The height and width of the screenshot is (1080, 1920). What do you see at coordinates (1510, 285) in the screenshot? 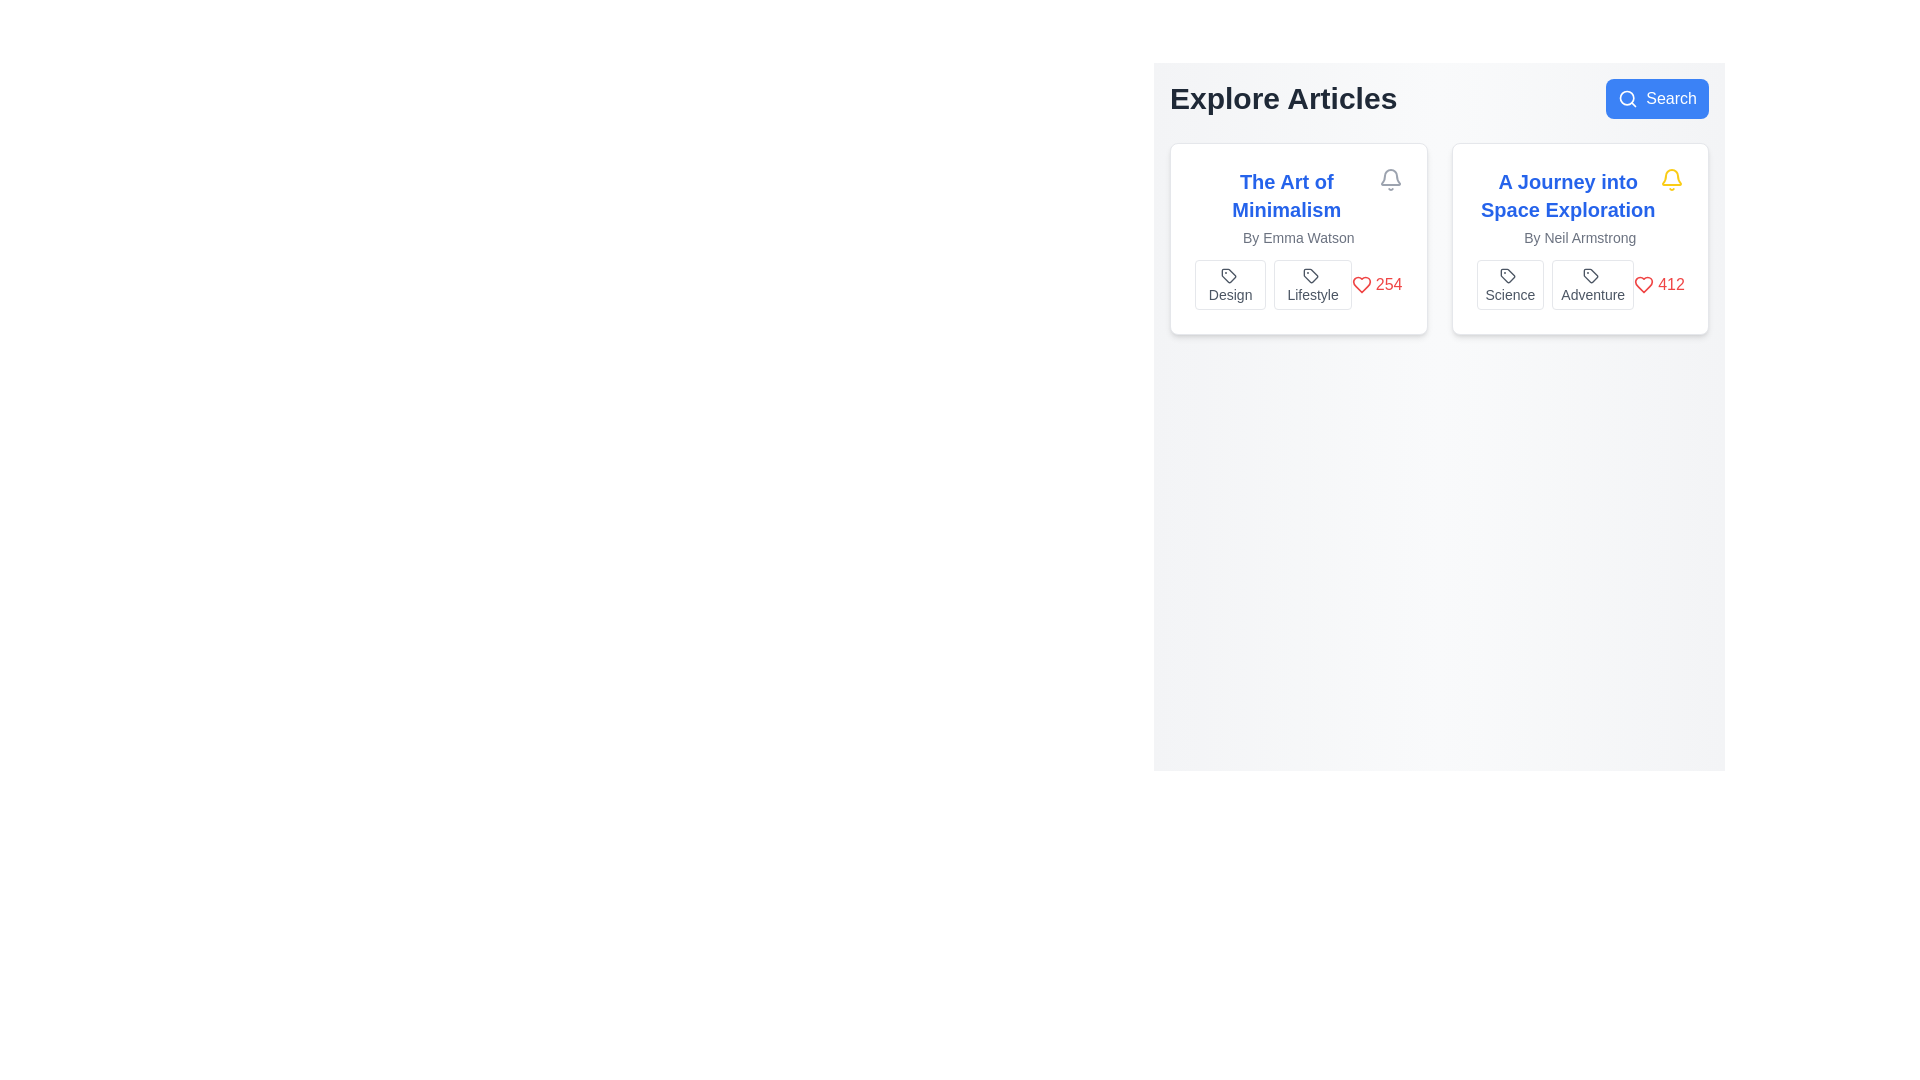
I see `the 'Science' label, which serves as a category tag for the article titled 'A Journey into Space Exploration.'` at bounding box center [1510, 285].